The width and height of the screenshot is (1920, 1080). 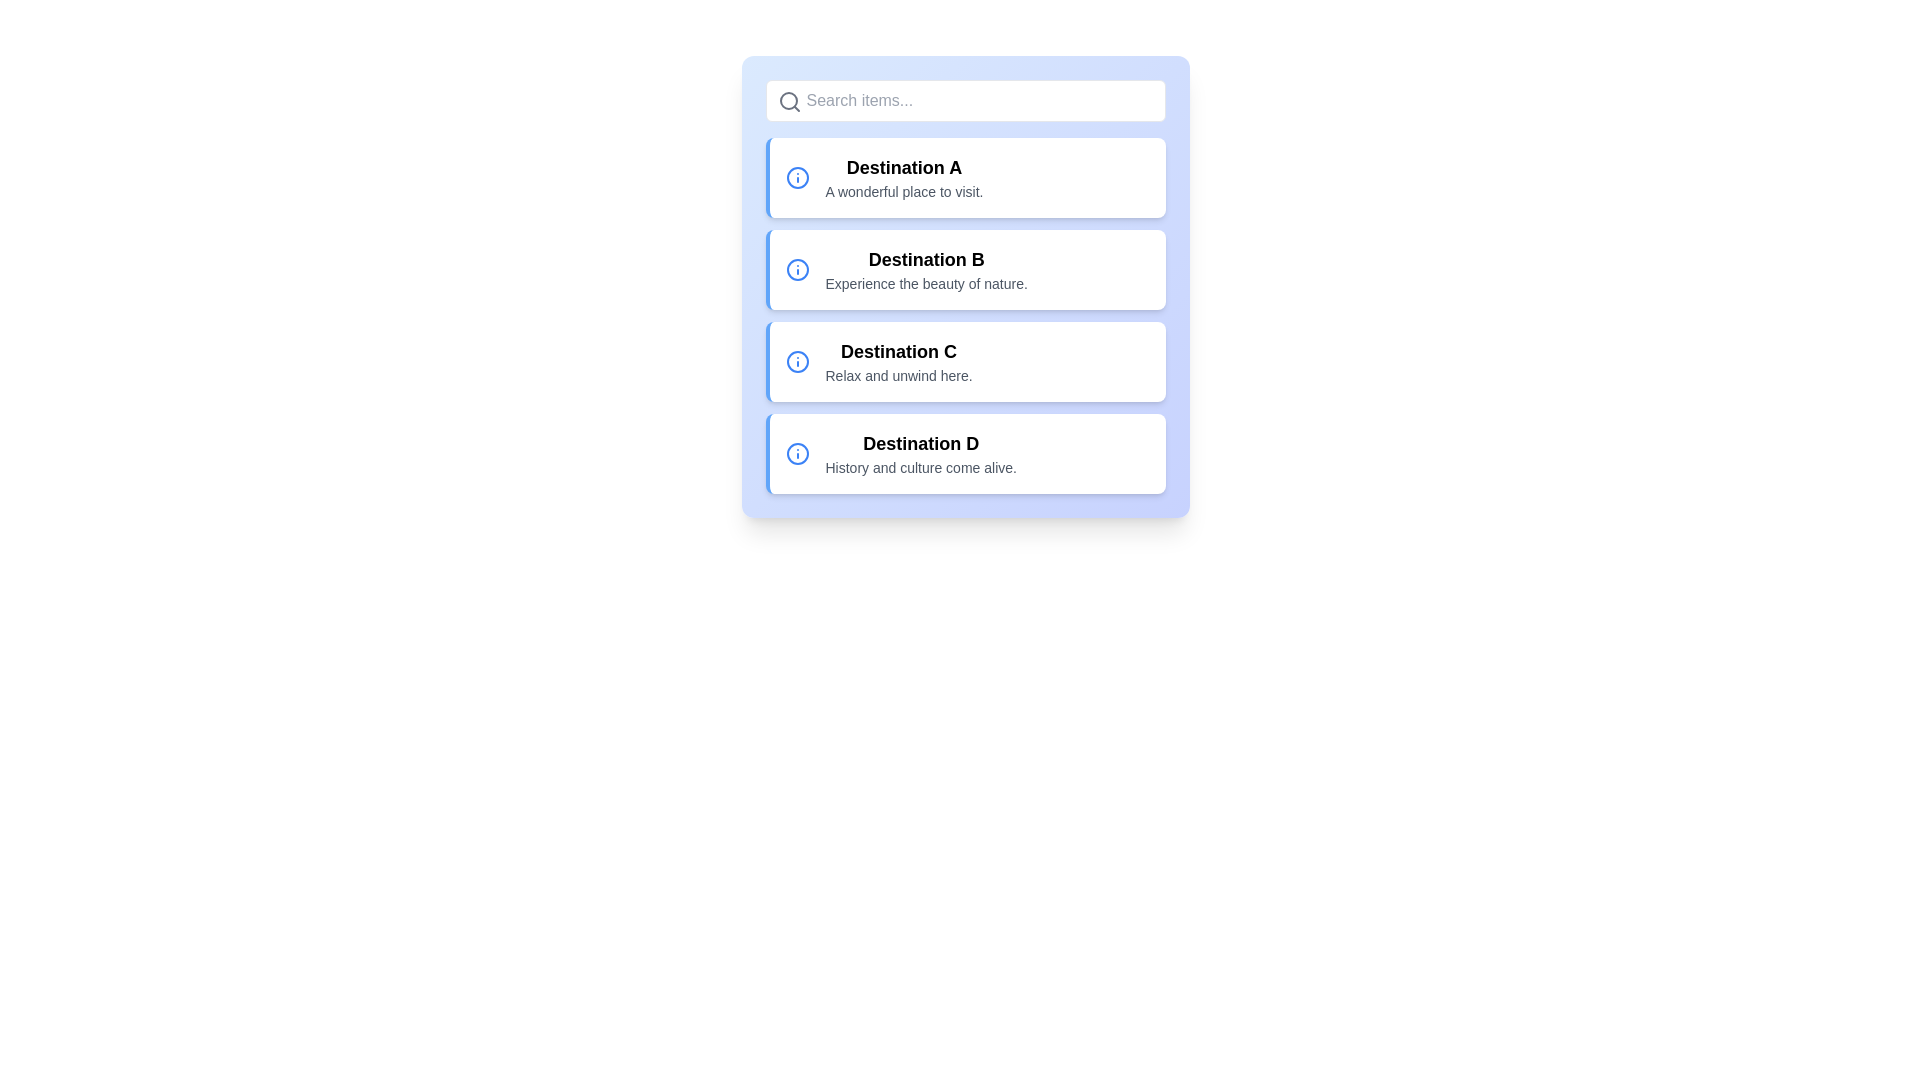 What do you see at coordinates (796, 454) in the screenshot?
I see `the informational icon located to the left of the text 'Destination D' in the fourth card of the vertically stacked list` at bounding box center [796, 454].